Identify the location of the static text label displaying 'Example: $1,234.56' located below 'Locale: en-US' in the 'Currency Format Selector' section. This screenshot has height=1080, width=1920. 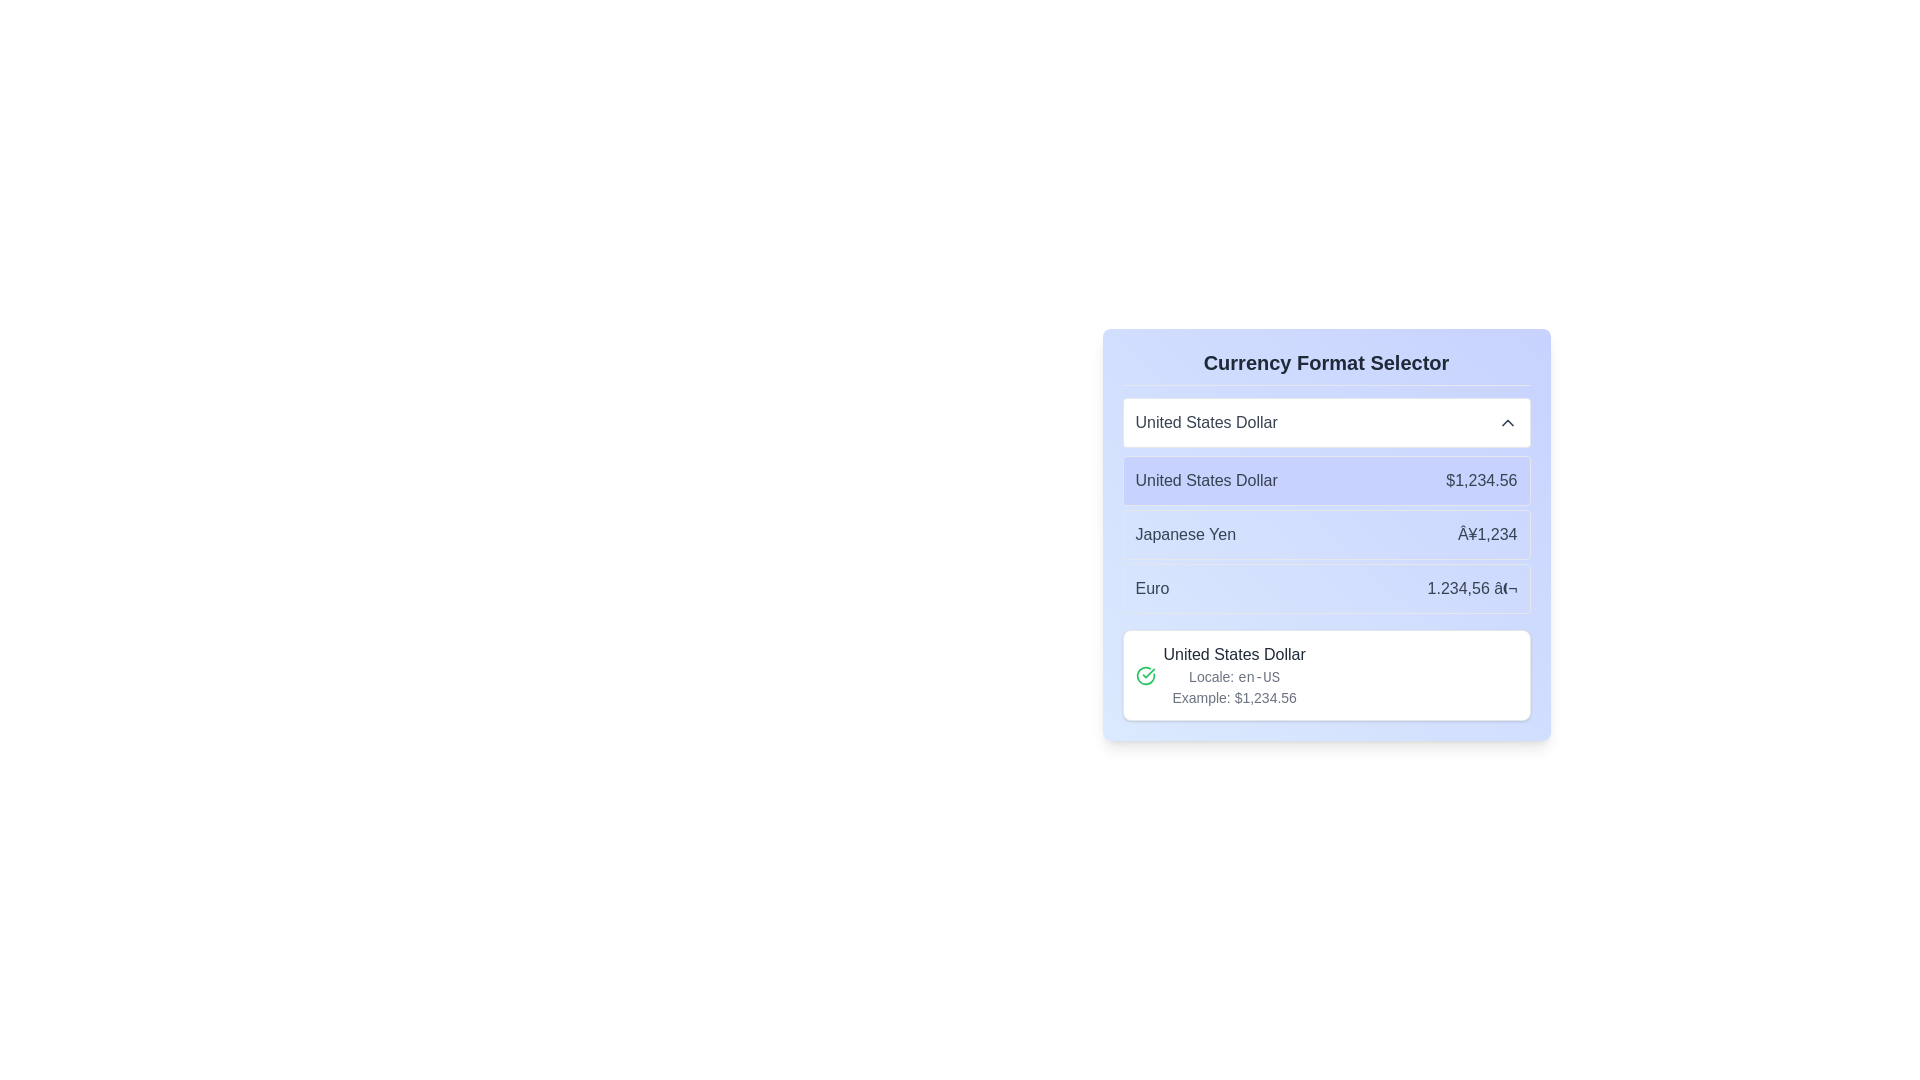
(1233, 697).